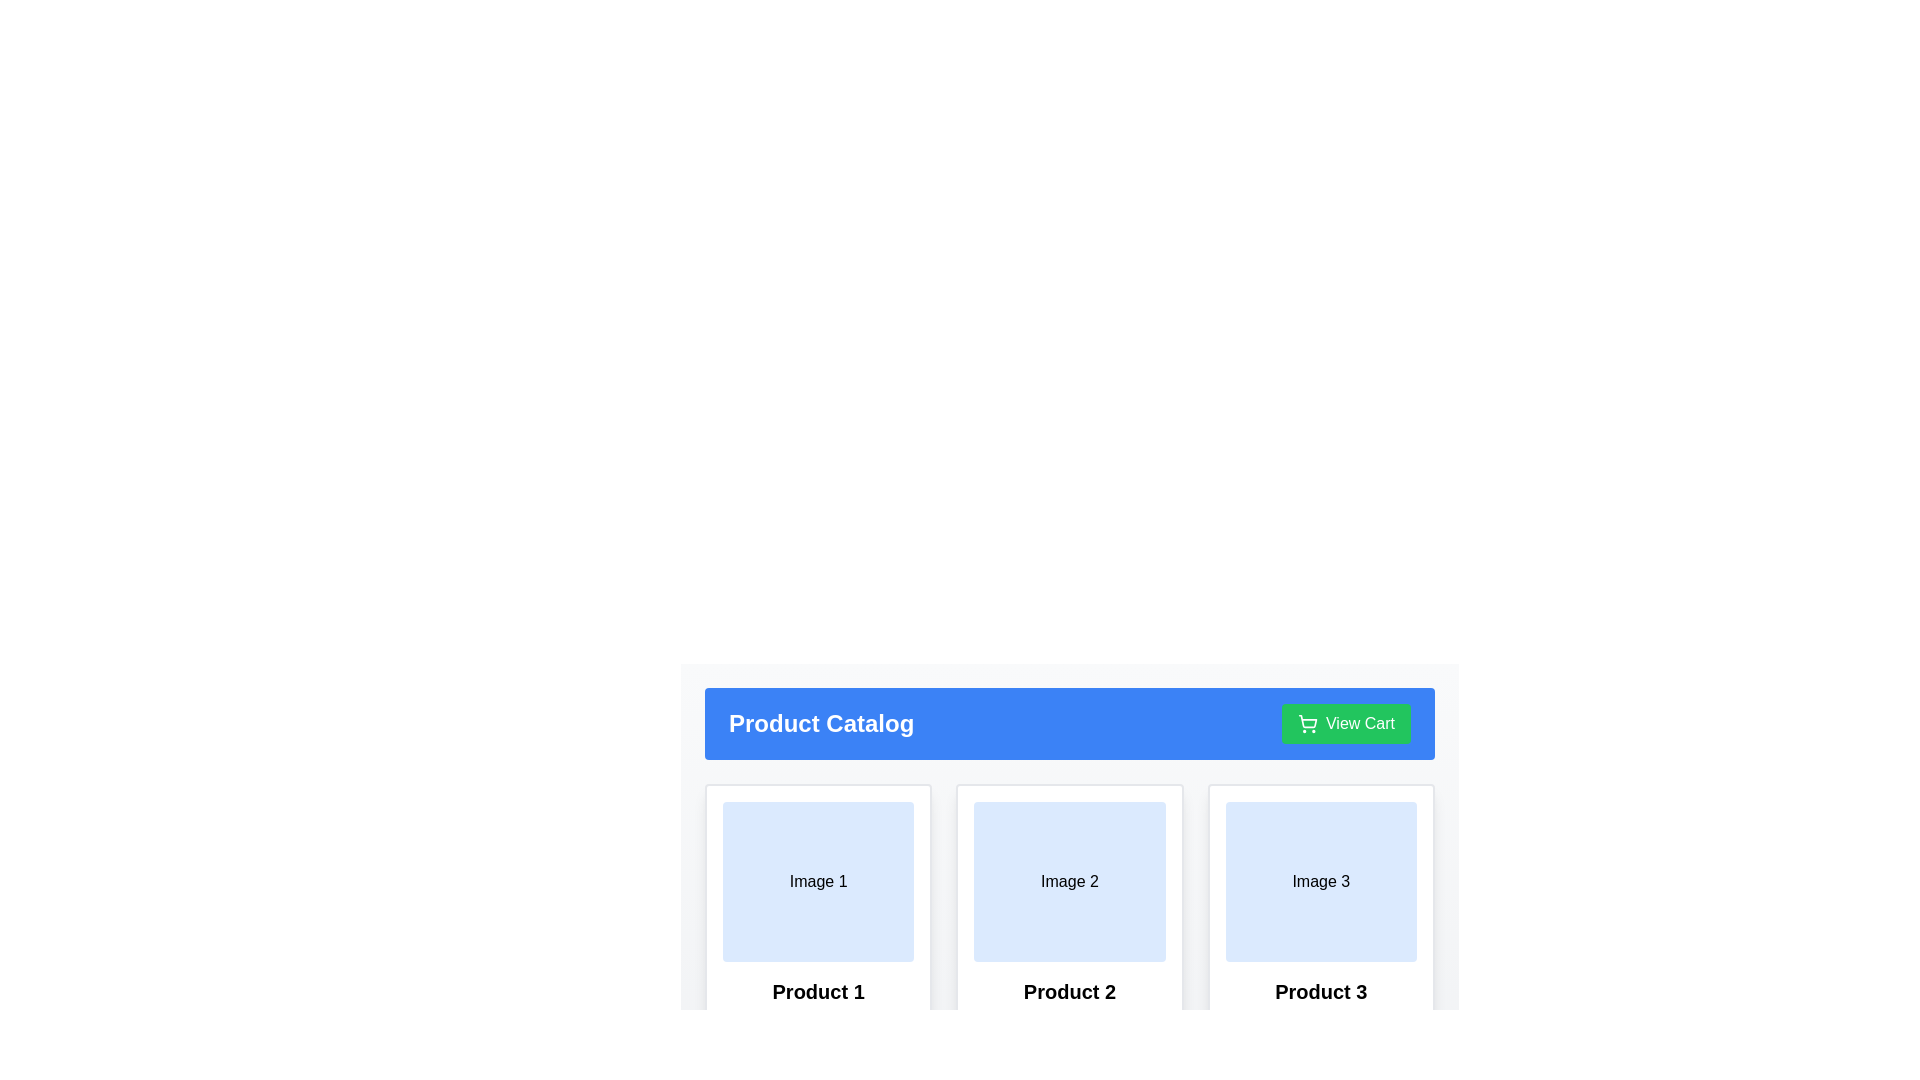 This screenshot has height=1080, width=1920. Describe the element at coordinates (1069, 991) in the screenshot. I see `text content of the bold-styled text label that displays 'Product 2', located beneath 'Image 2' in the second card of a three-card horizontal layout` at that location.